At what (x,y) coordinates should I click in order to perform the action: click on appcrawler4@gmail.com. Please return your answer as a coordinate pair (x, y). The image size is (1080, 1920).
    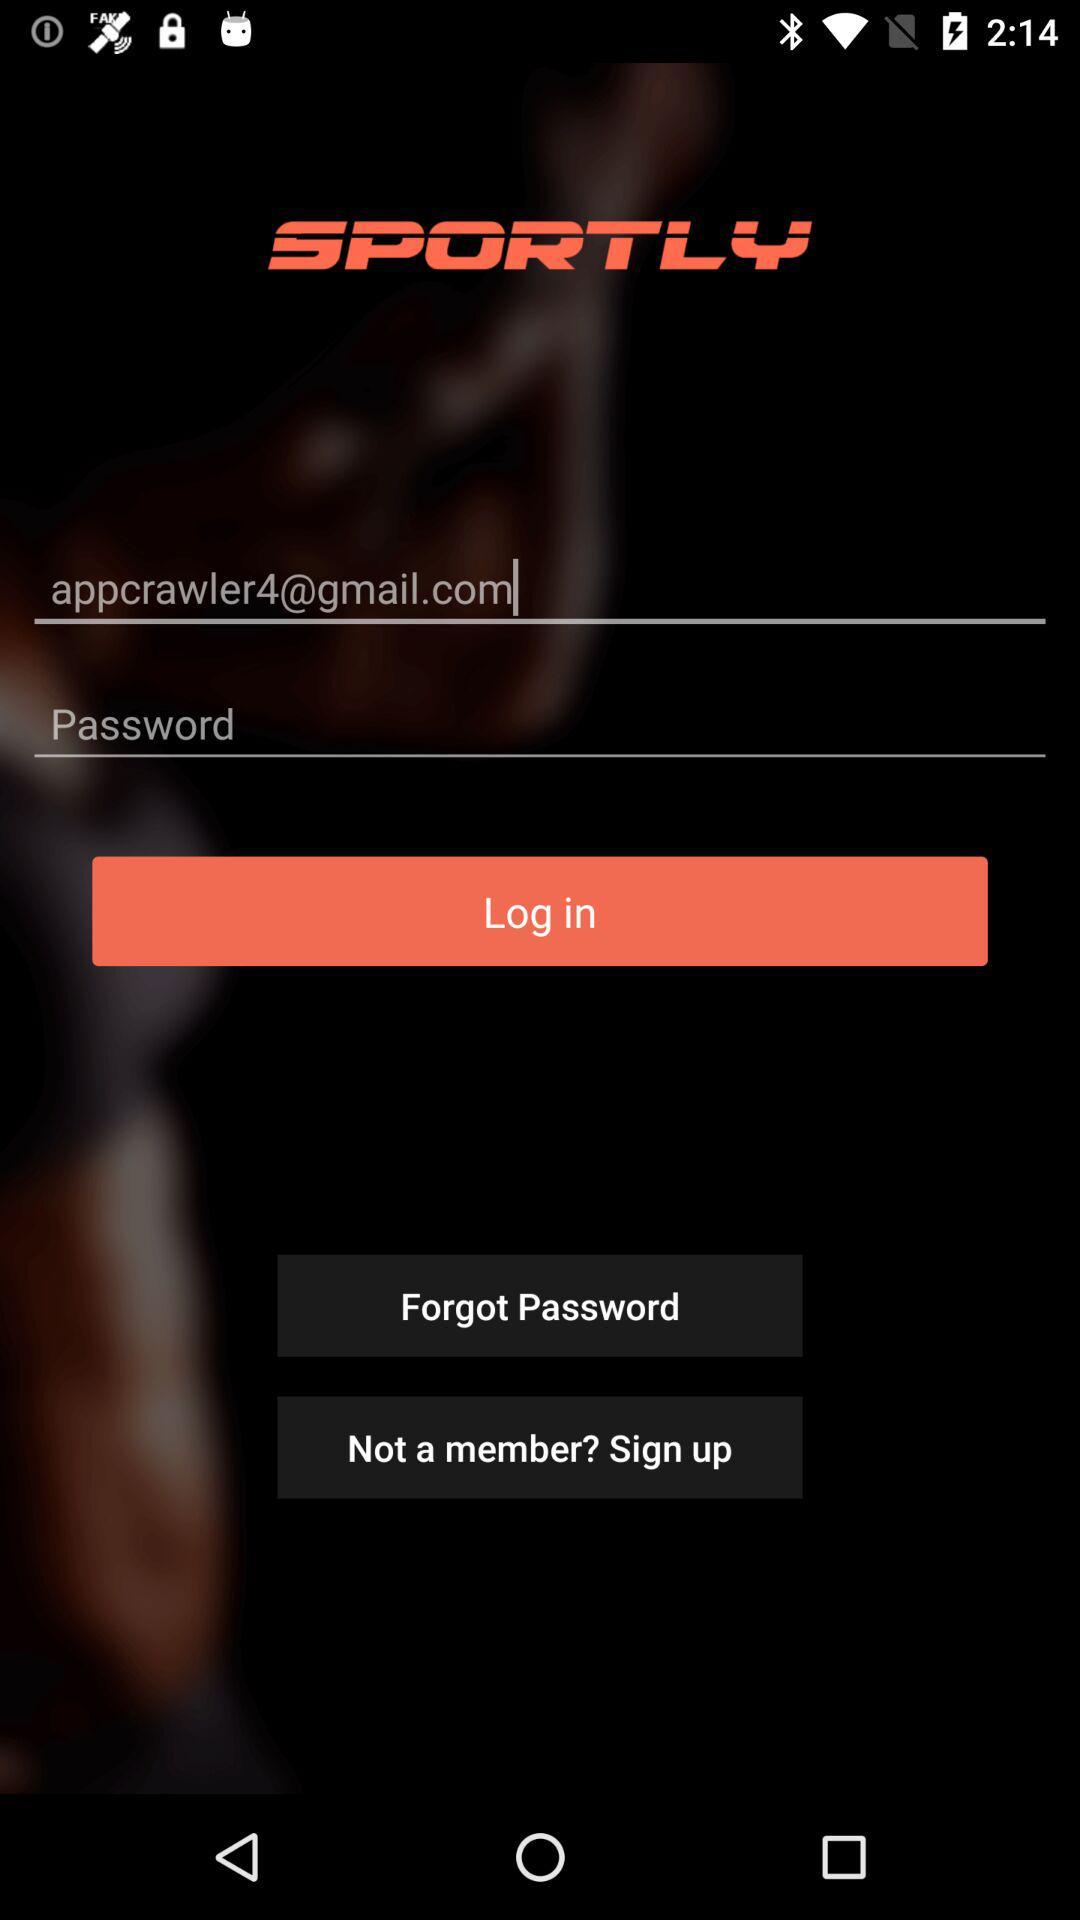
    Looking at the image, I should click on (540, 586).